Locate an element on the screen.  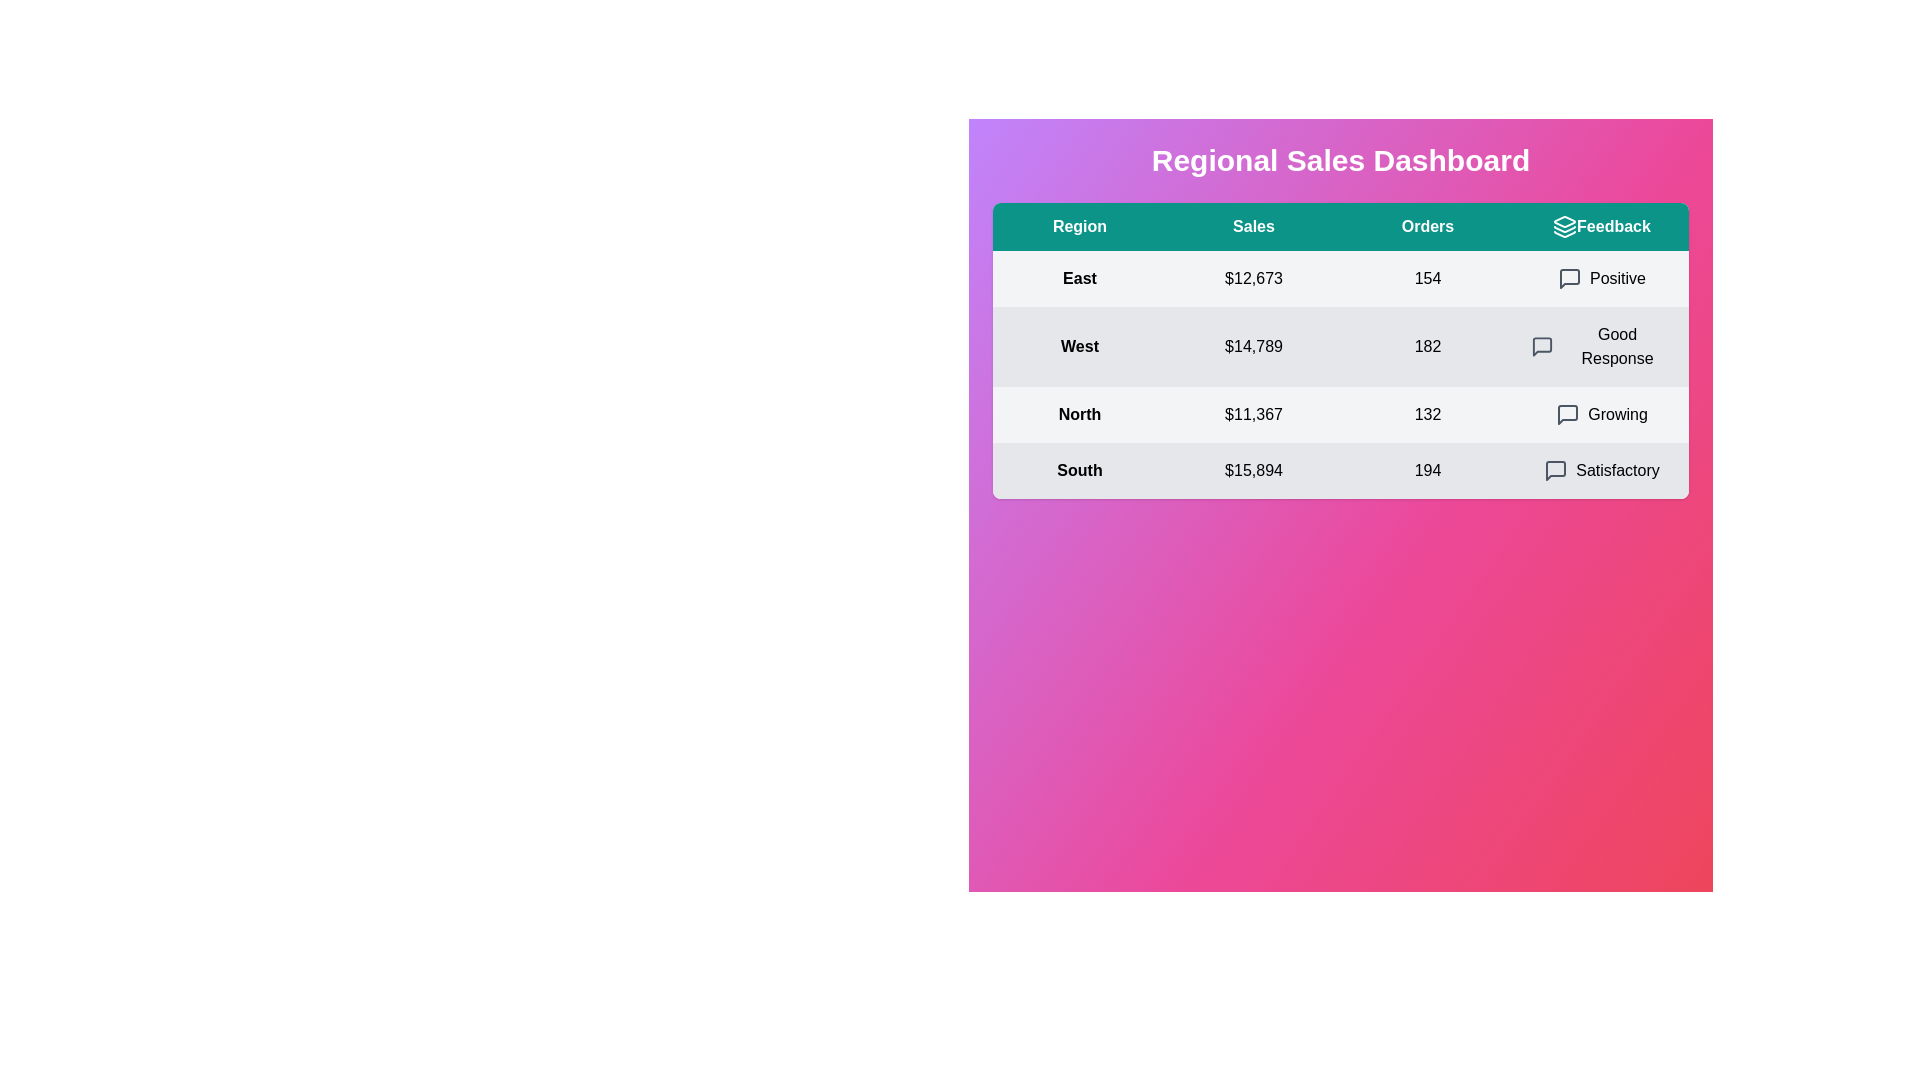
the feedback icon for the North region is located at coordinates (1567, 414).